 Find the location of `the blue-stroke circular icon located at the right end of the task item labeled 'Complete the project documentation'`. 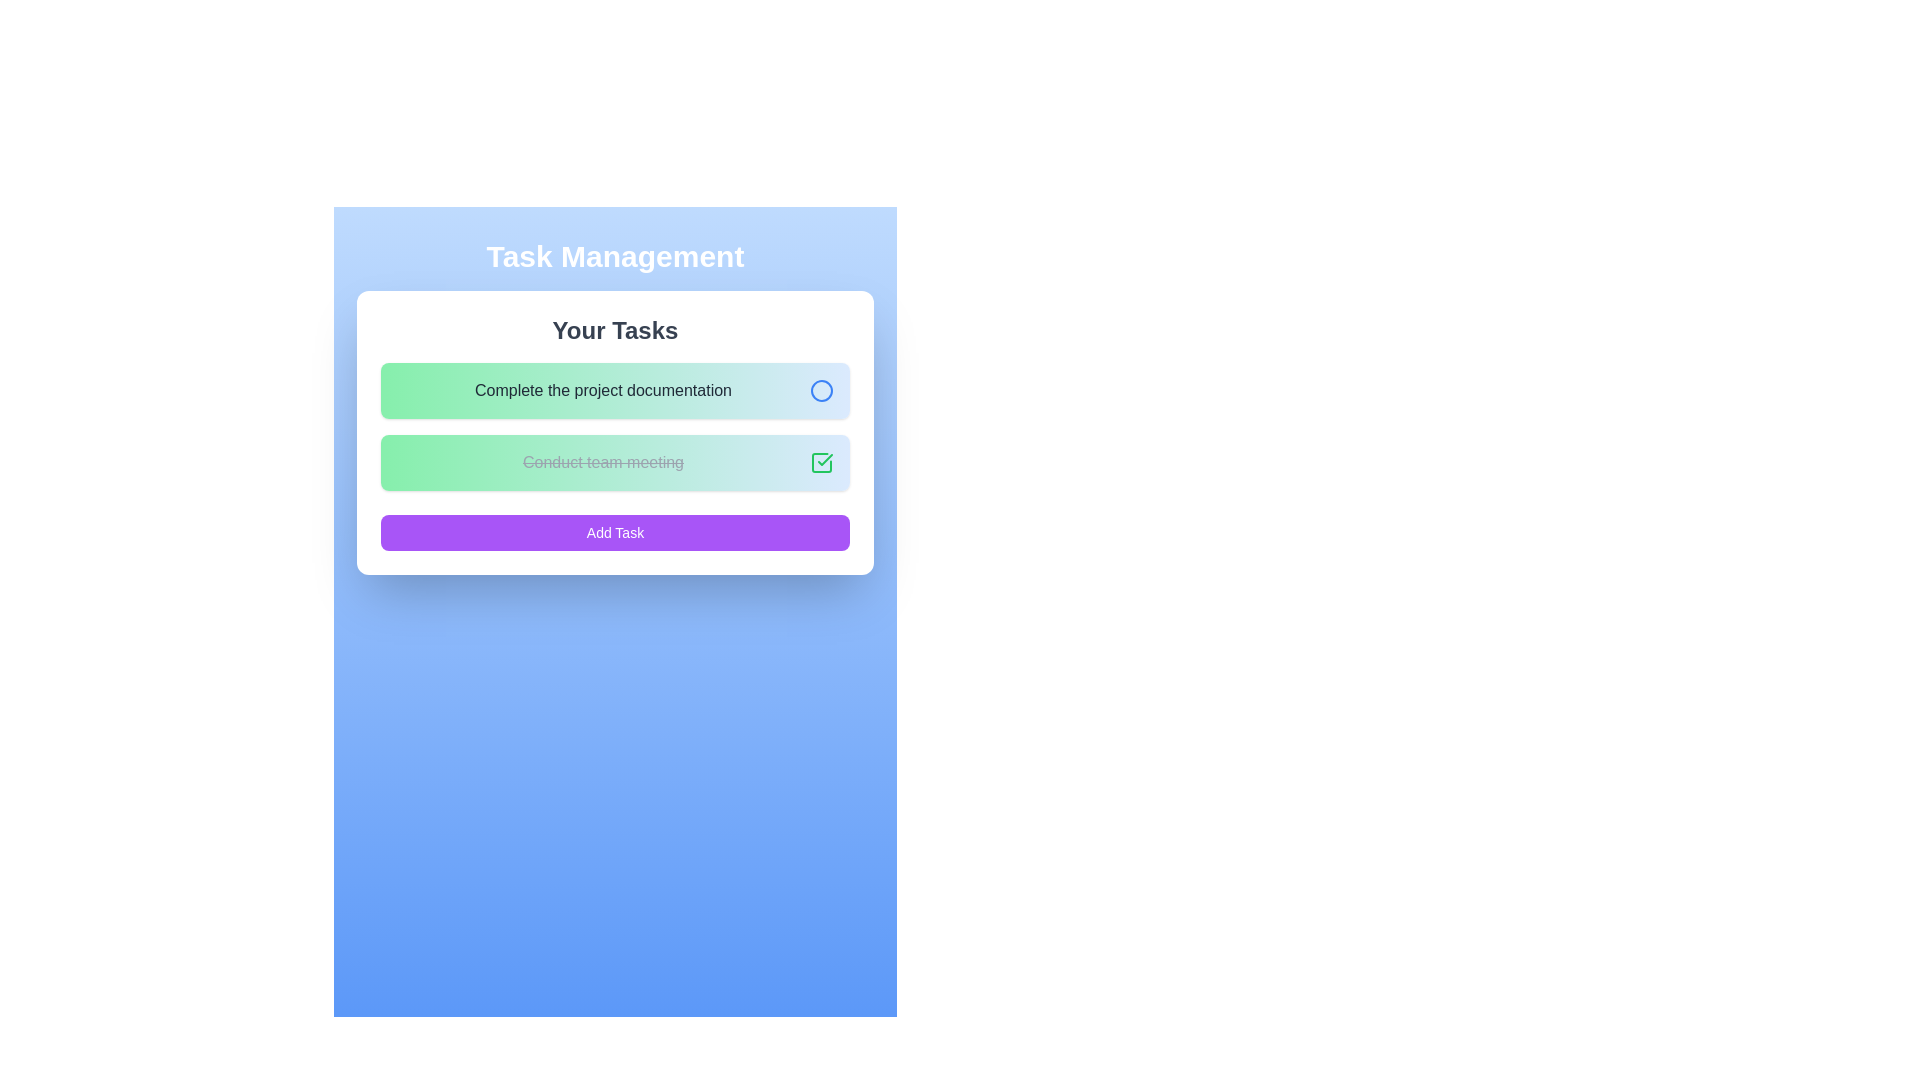

the blue-stroke circular icon located at the right end of the task item labeled 'Complete the project documentation' is located at coordinates (821, 390).